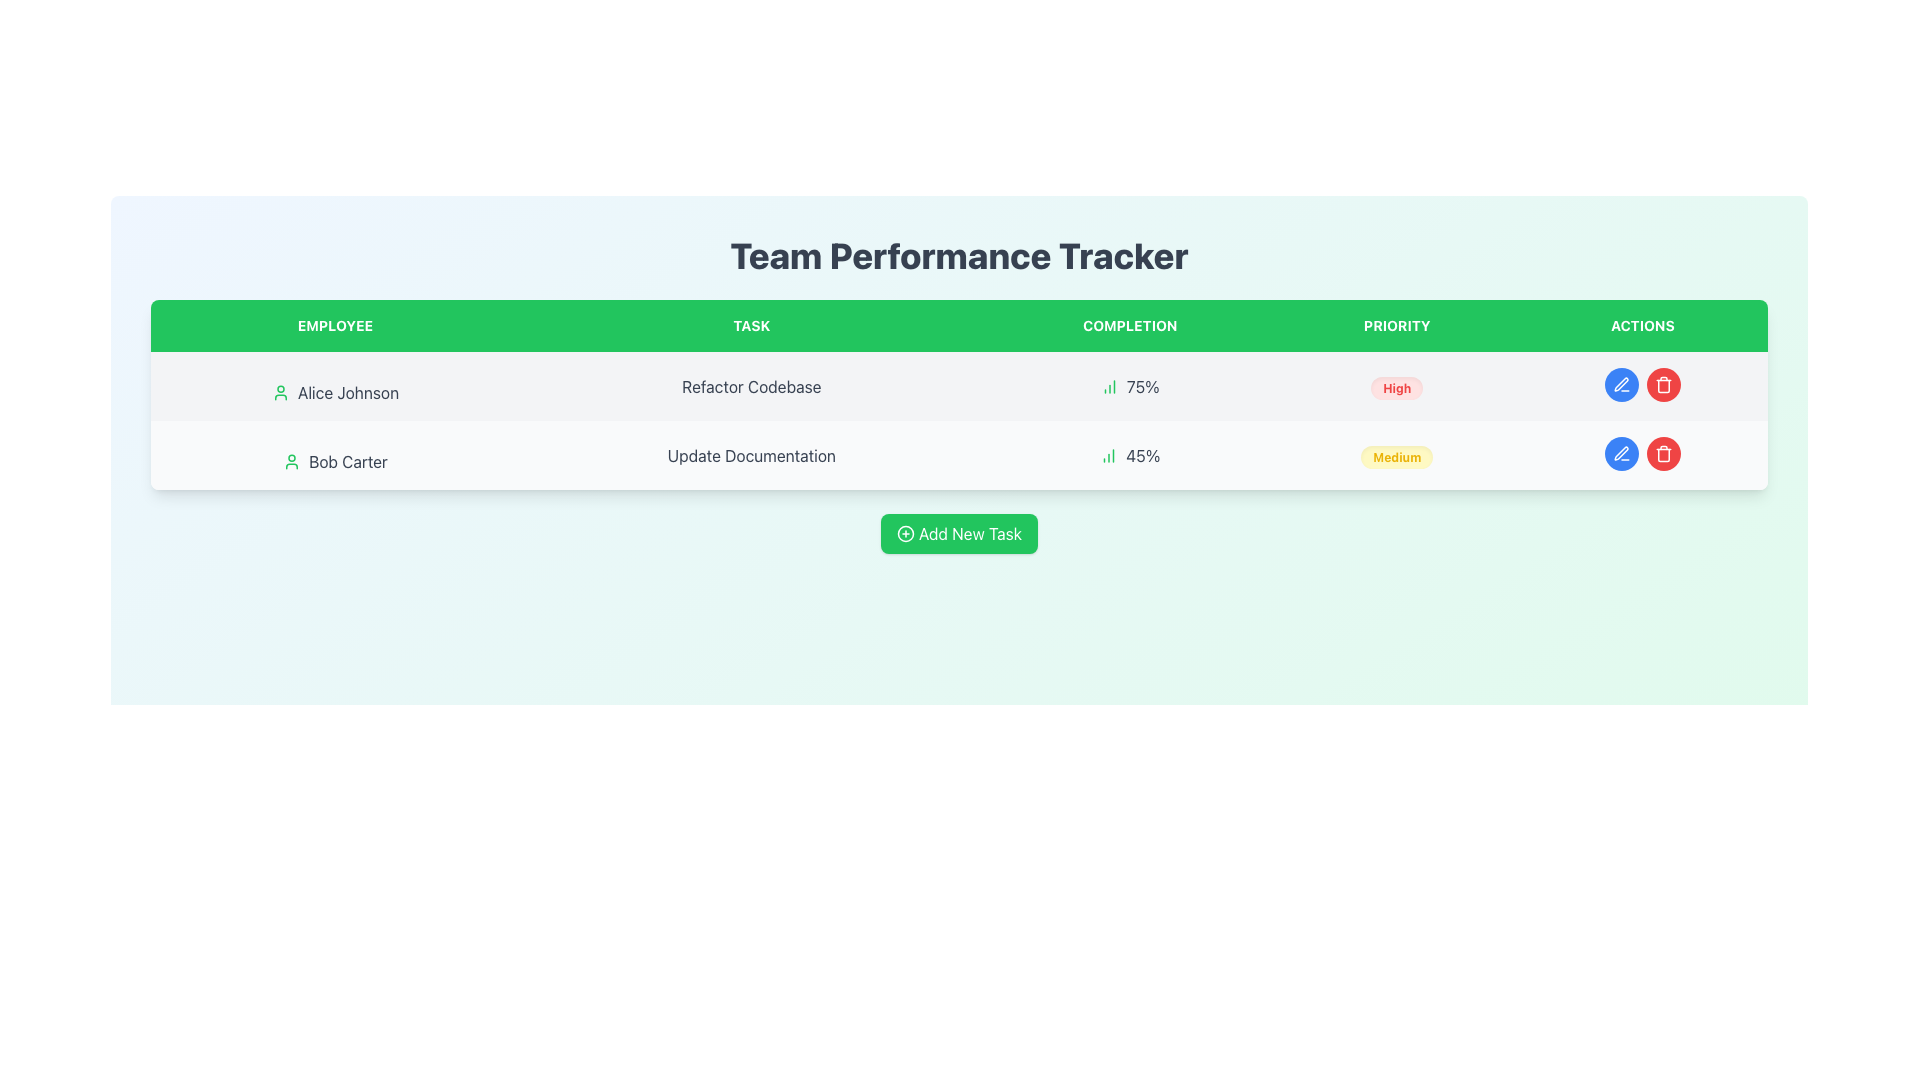 The height and width of the screenshot is (1080, 1920). I want to click on the text label displaying 'Alice Johnson' in the first row under the 'Employee' column of the 'Team Performance Tracker' table, so click(335, 393).